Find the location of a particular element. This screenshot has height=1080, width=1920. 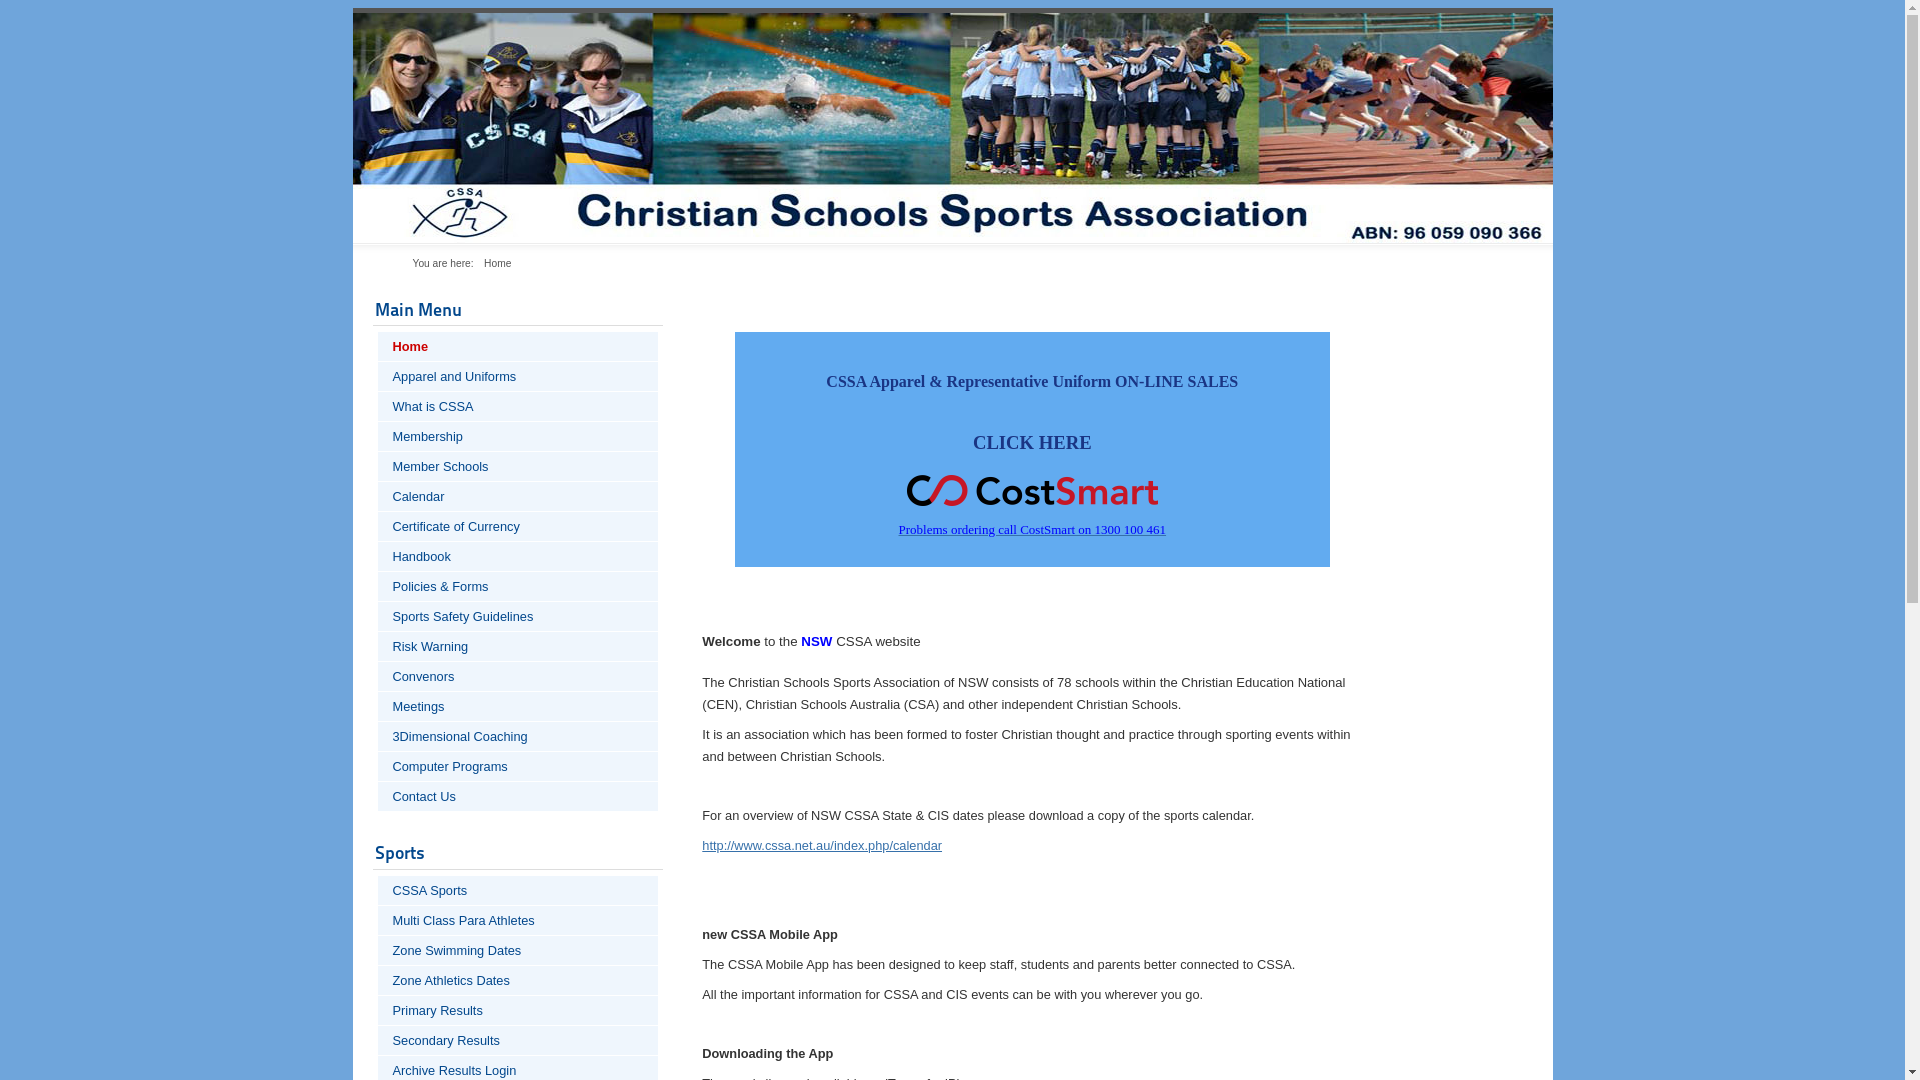

'Handbook' is located at coordinates (518, 556).